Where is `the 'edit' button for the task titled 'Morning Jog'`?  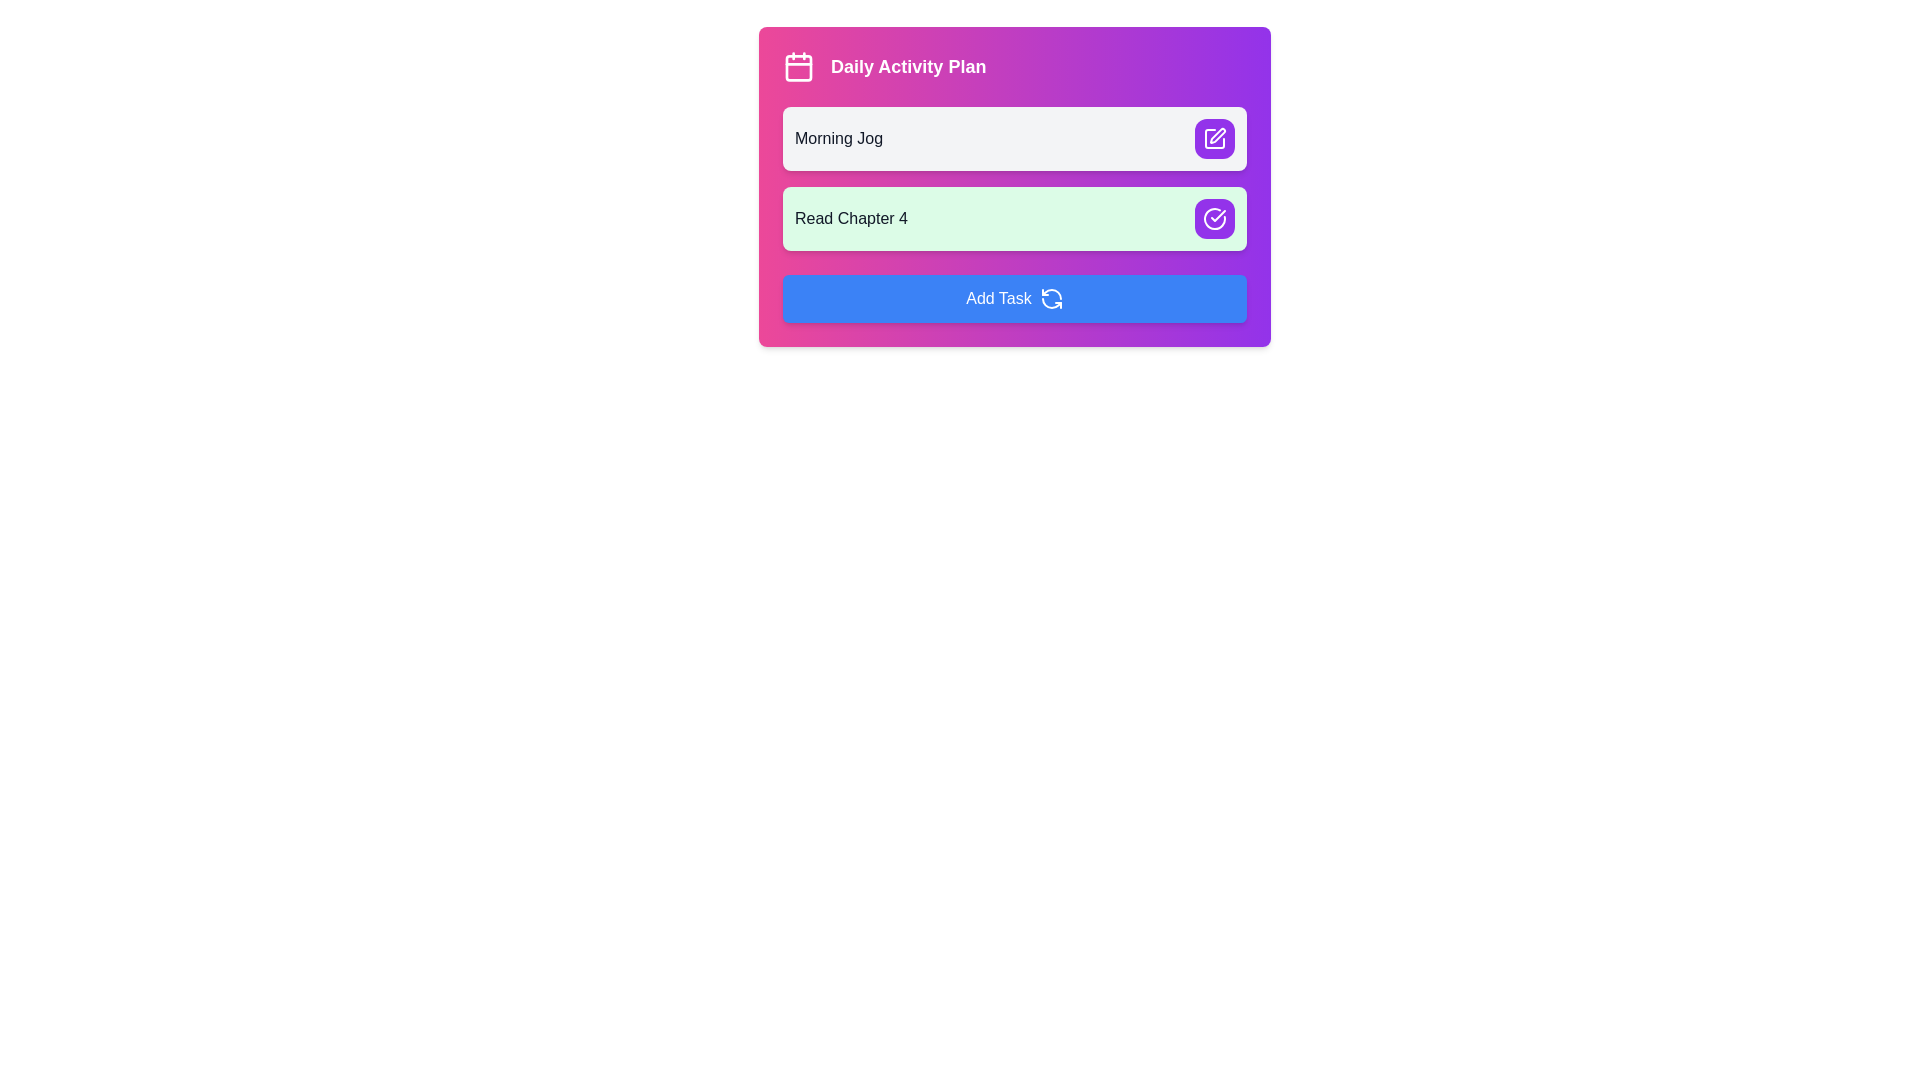 the 'edit' button for the task titled 'Morning Jog' is located at coordinates (1213, 137).